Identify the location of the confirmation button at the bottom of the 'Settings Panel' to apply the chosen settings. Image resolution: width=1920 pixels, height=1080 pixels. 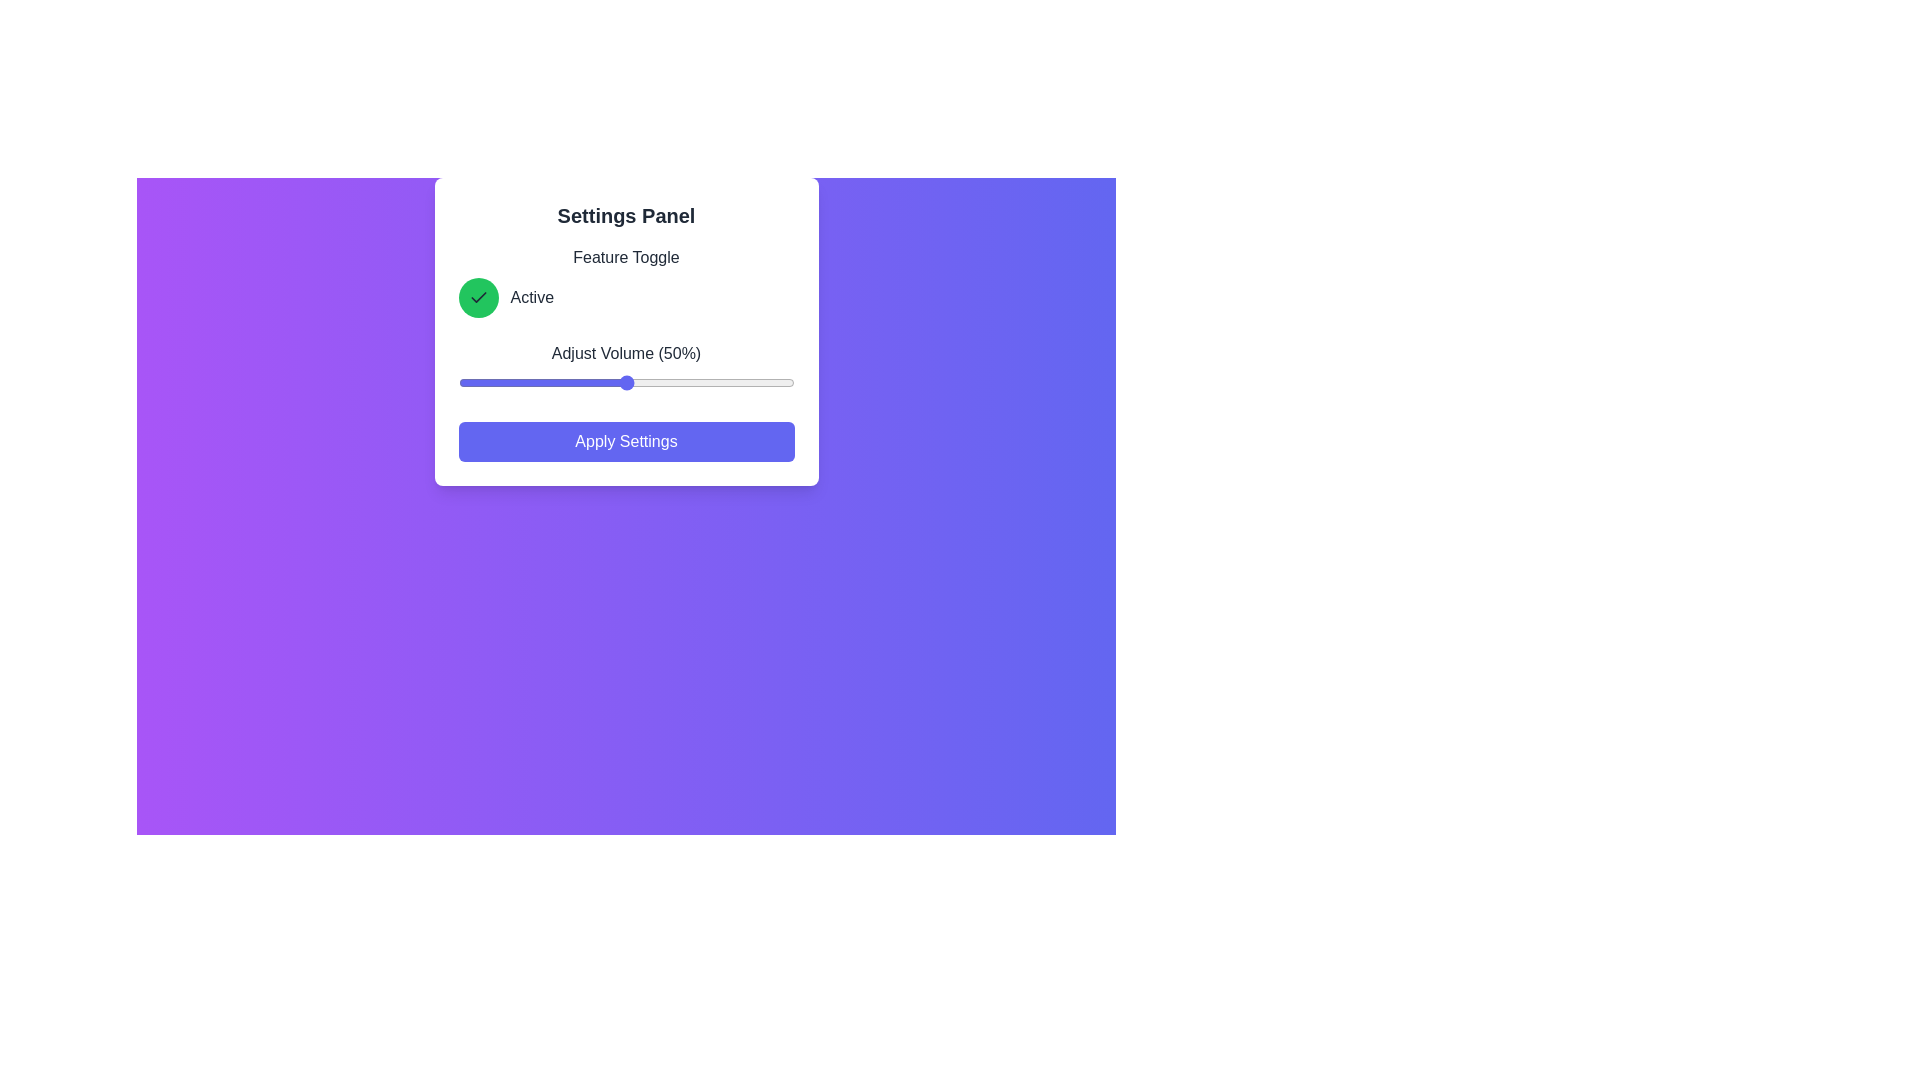
(625, 441).